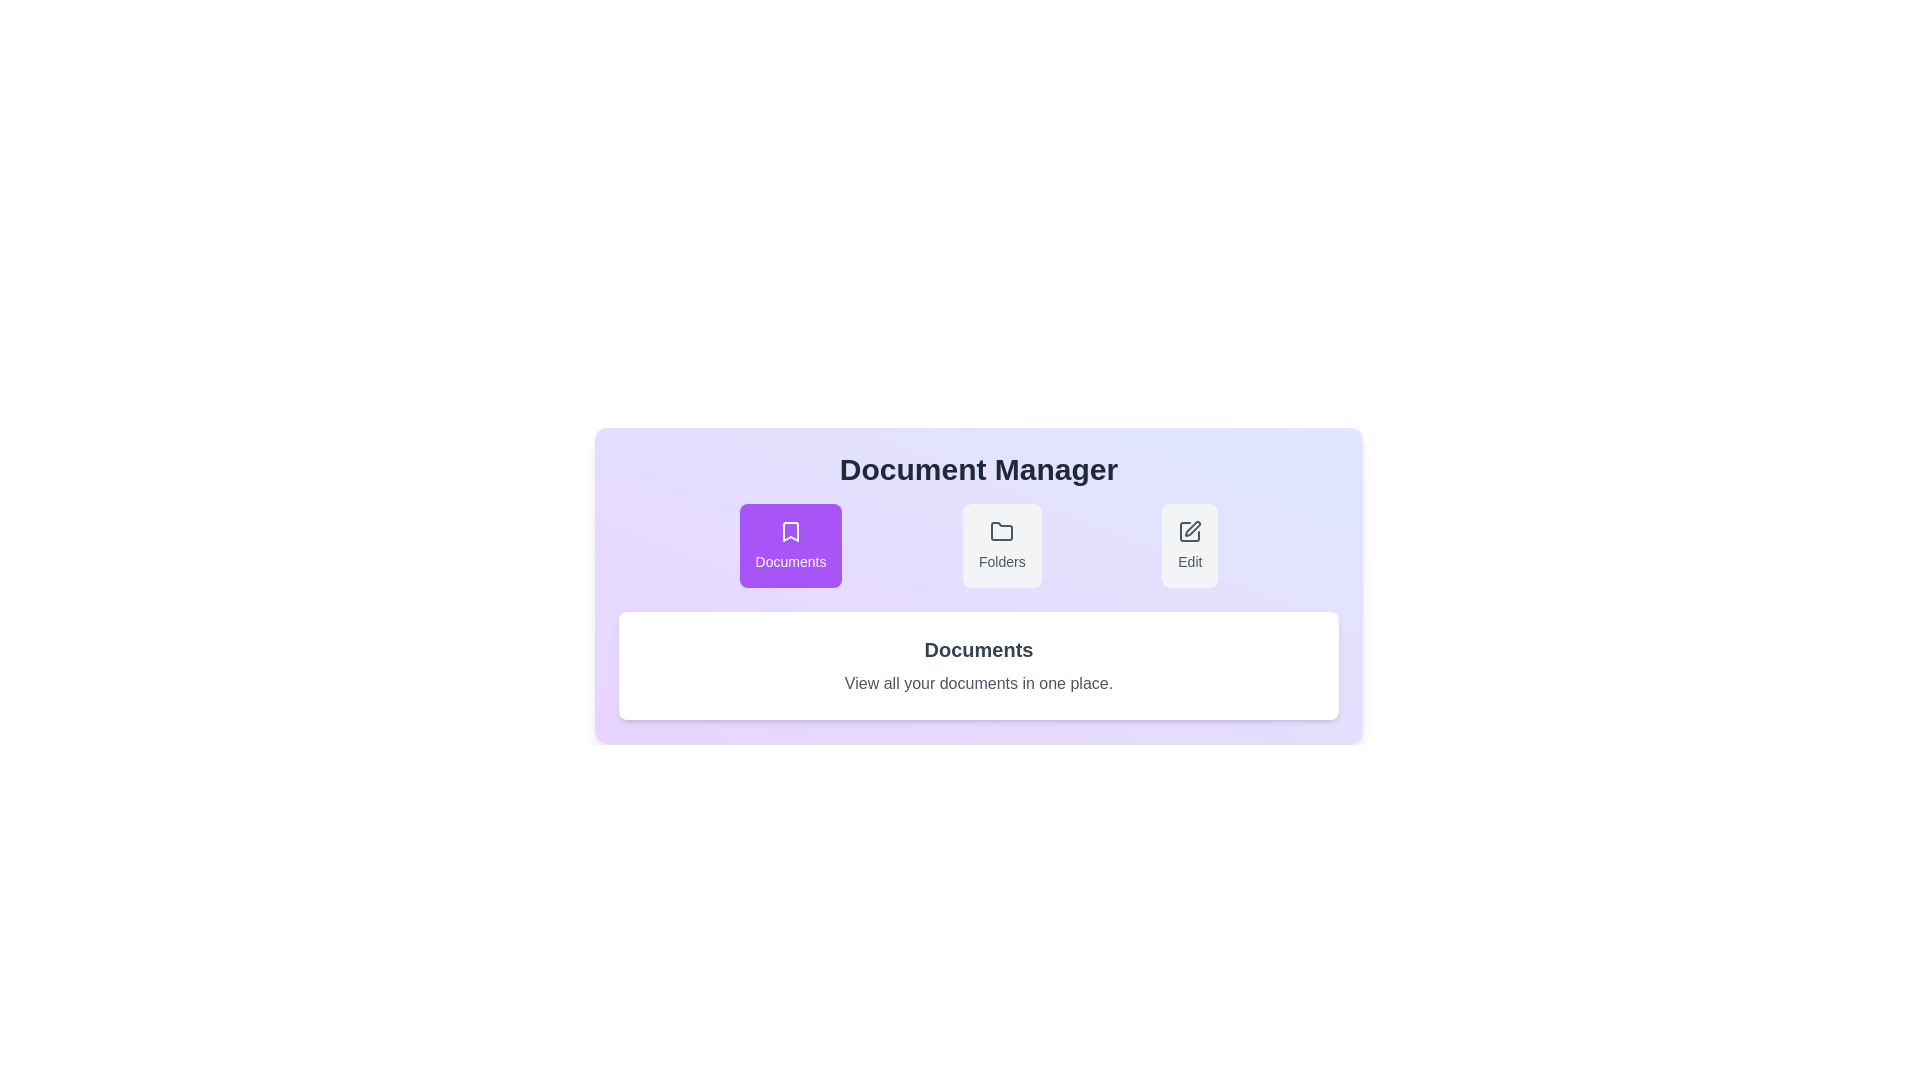  Describe the element at coordinates (979, 546) in the screenshot. I see `the middle navigation card labeled 'Folders' in the Document Manager section` at that location.